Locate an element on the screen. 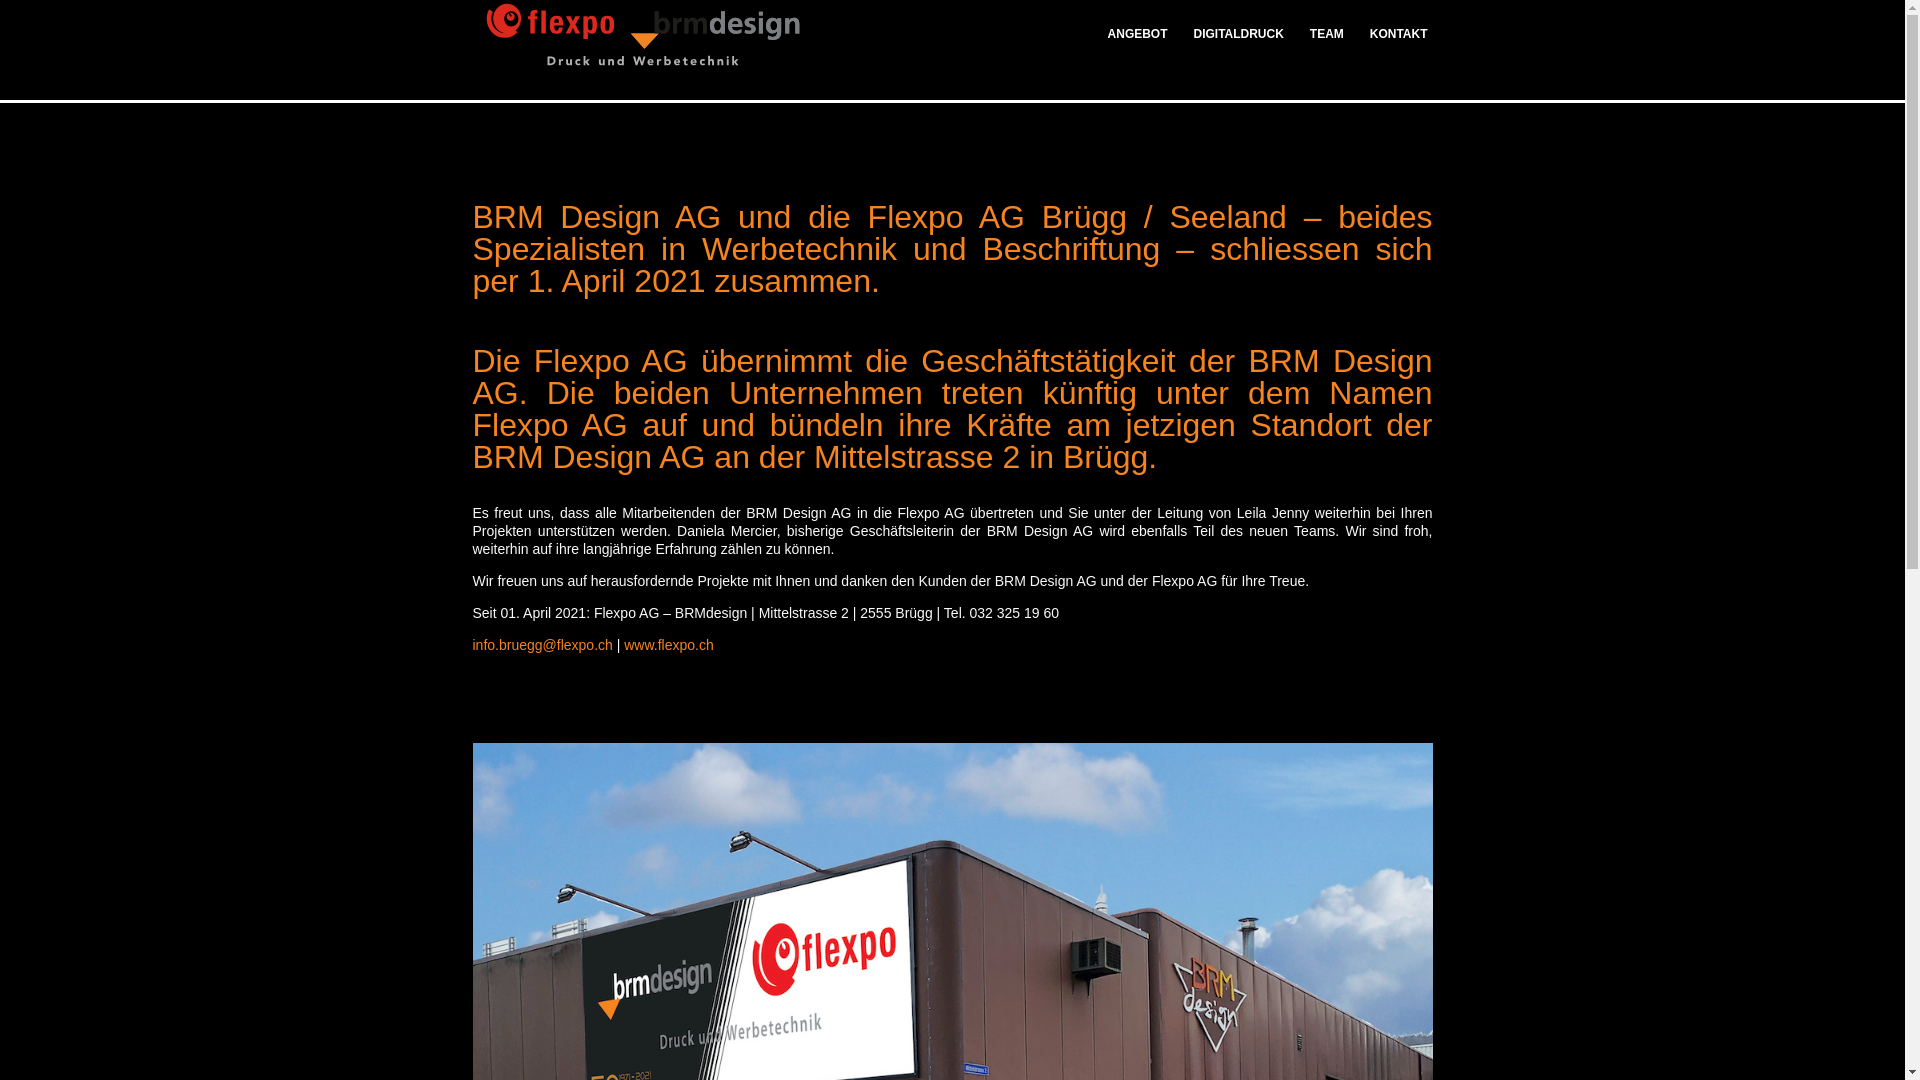 This screenshot has height=1080, width=1920. 'DIGITALDRUCK' is located at coordinates (1180, 48).